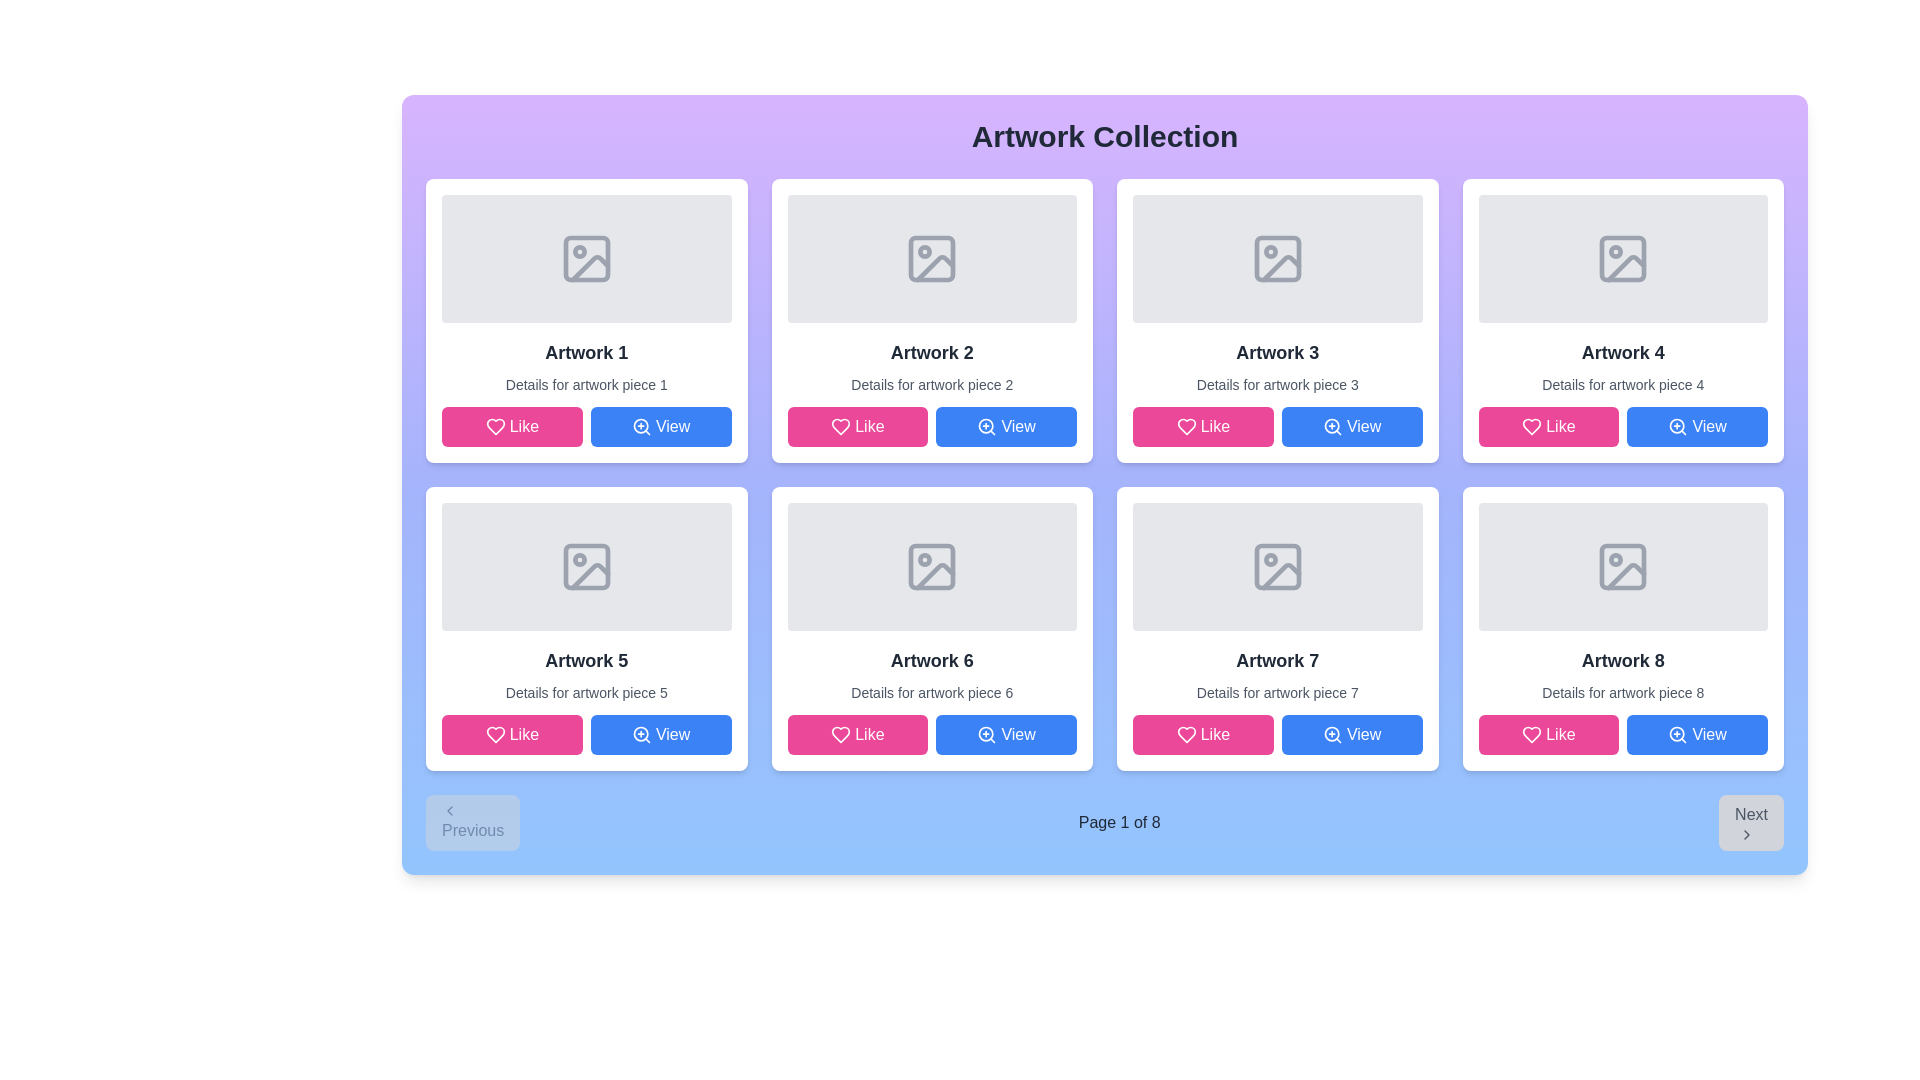 This screenshot has width=1920, height=1080. What do you see at coordinates (841, 735) in the screenshot?
I see `the heart icon button located in the sixth artwork card, positioned to the left of the 'View' button, to like this artwork` at bounding box center [841, 735].